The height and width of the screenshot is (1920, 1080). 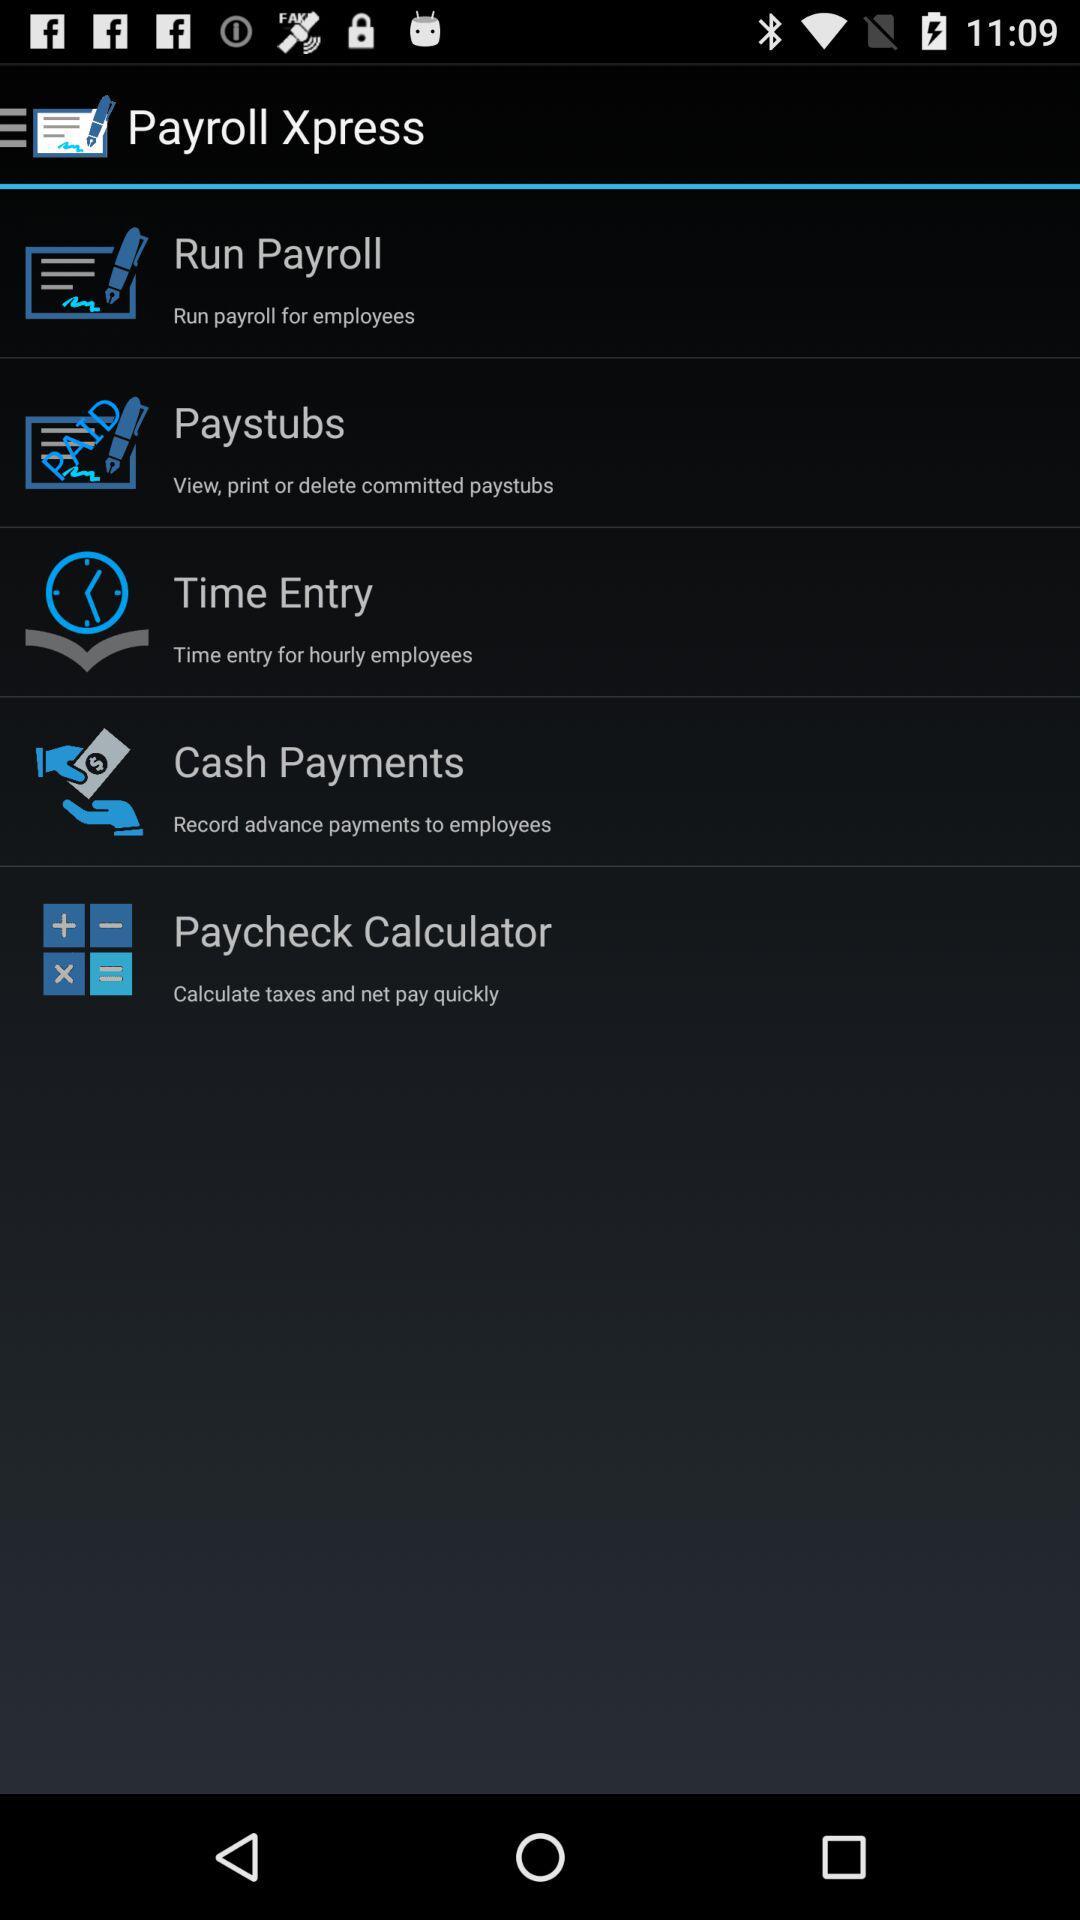 I want to click on the item below record advance payments item, so click(x=362, y=929).